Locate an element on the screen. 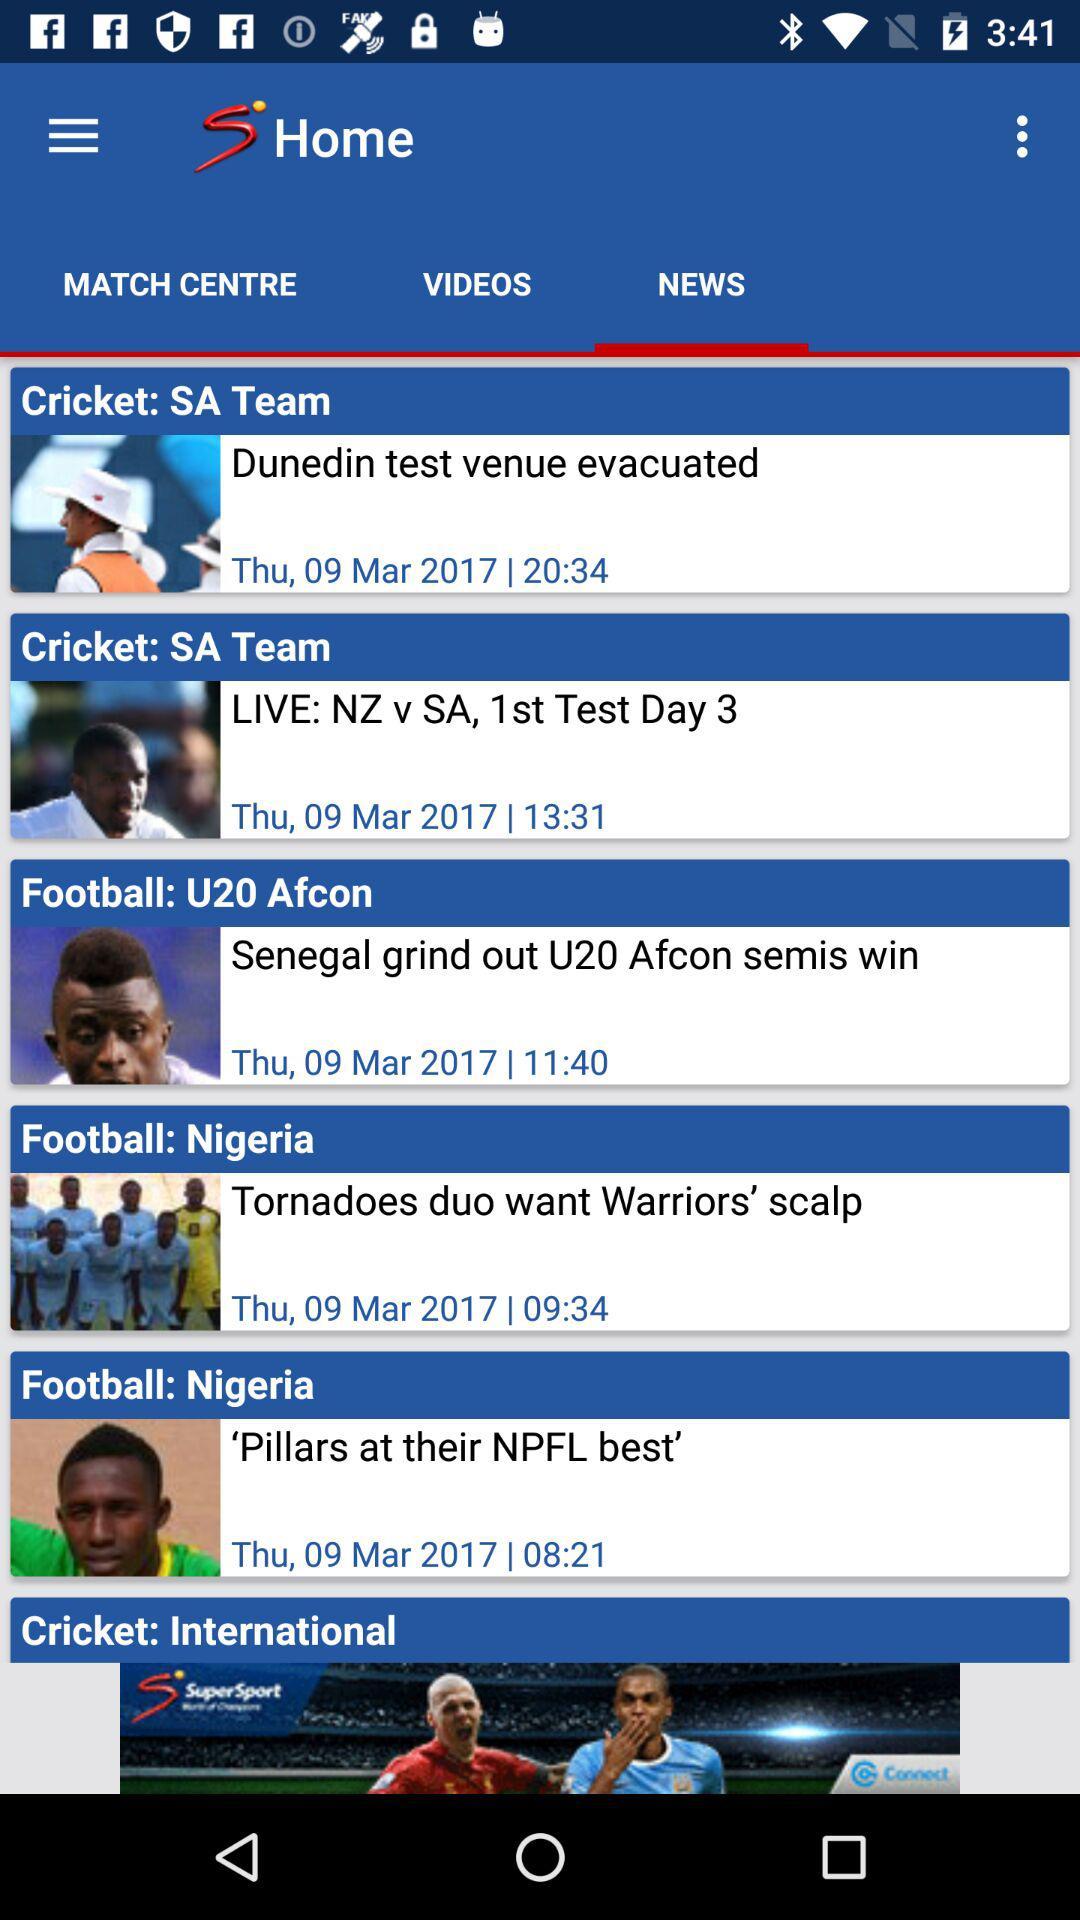  advertisement is located at coordinates (540, 1727).